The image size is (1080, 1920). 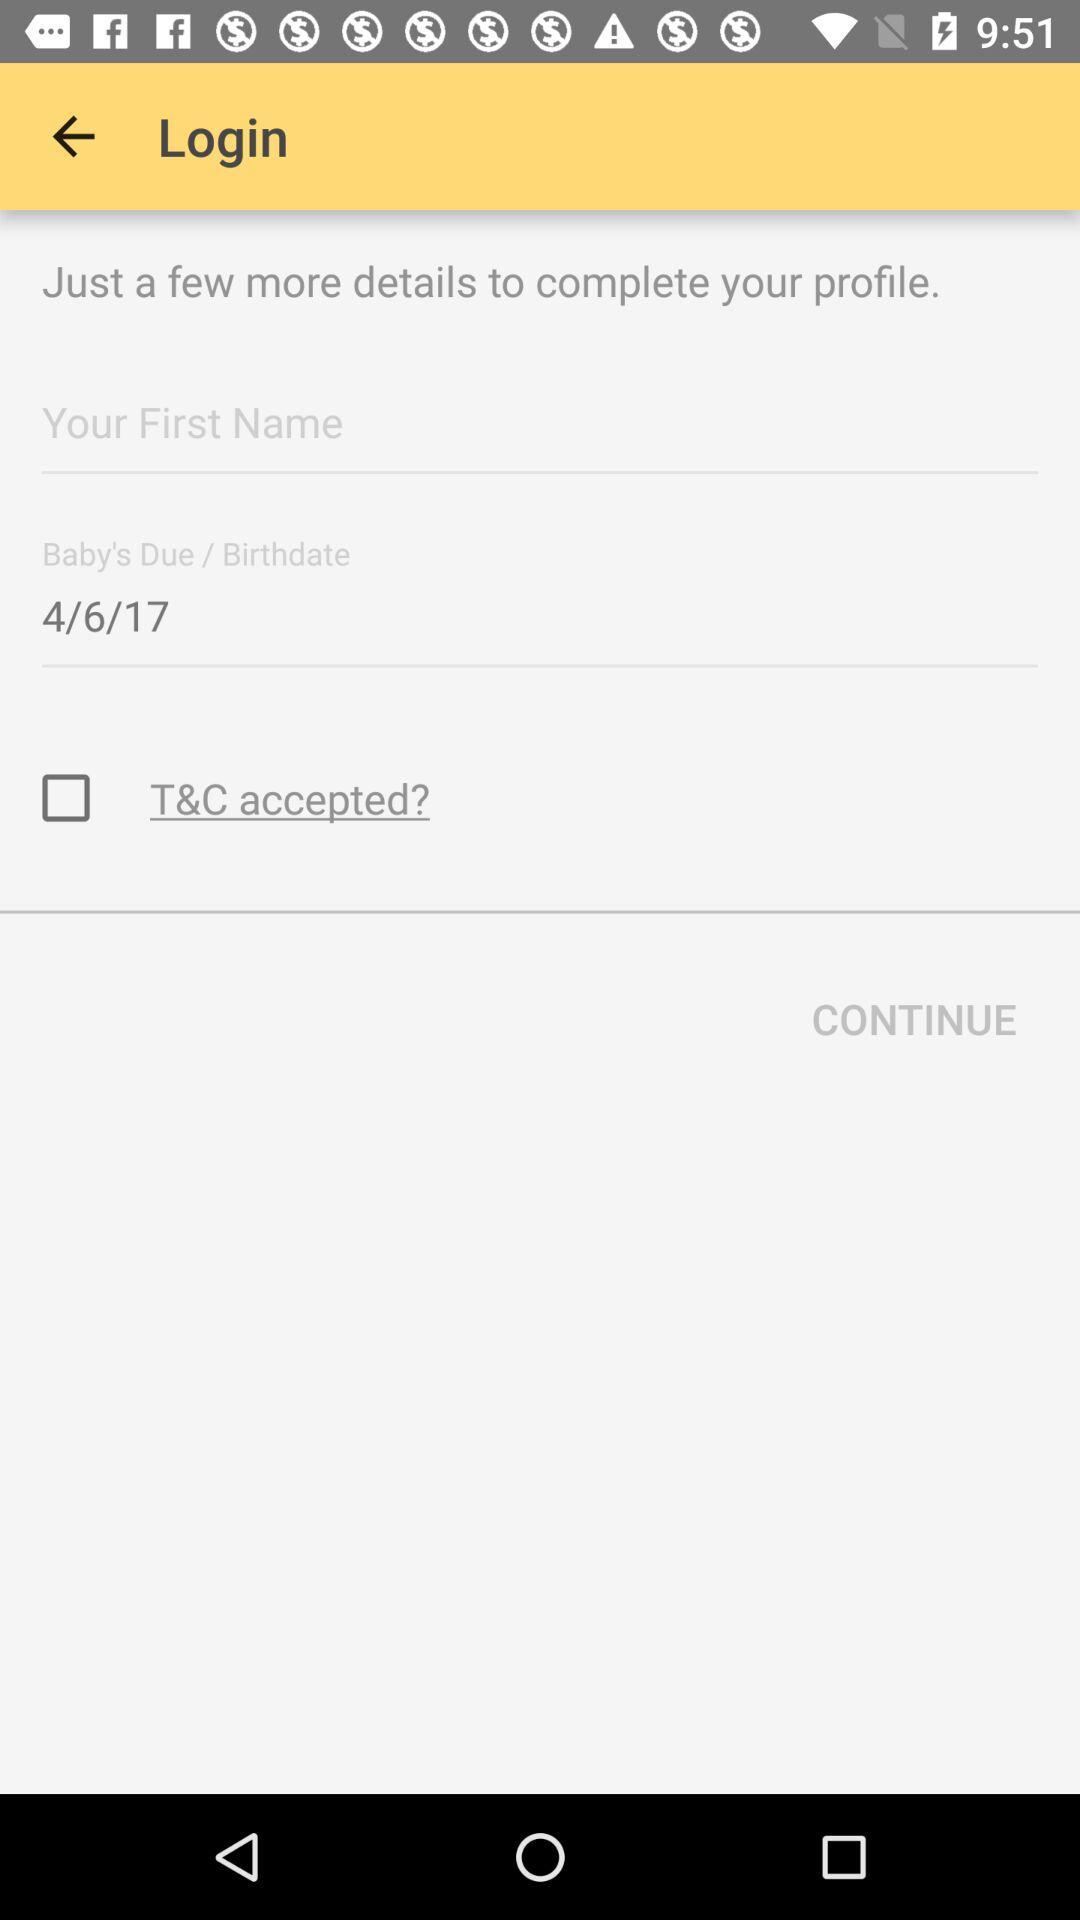 What do you see at coordinates (72, 135) in the screenshot?
I see `item above just a few icon` at bounding box center [72, 135].